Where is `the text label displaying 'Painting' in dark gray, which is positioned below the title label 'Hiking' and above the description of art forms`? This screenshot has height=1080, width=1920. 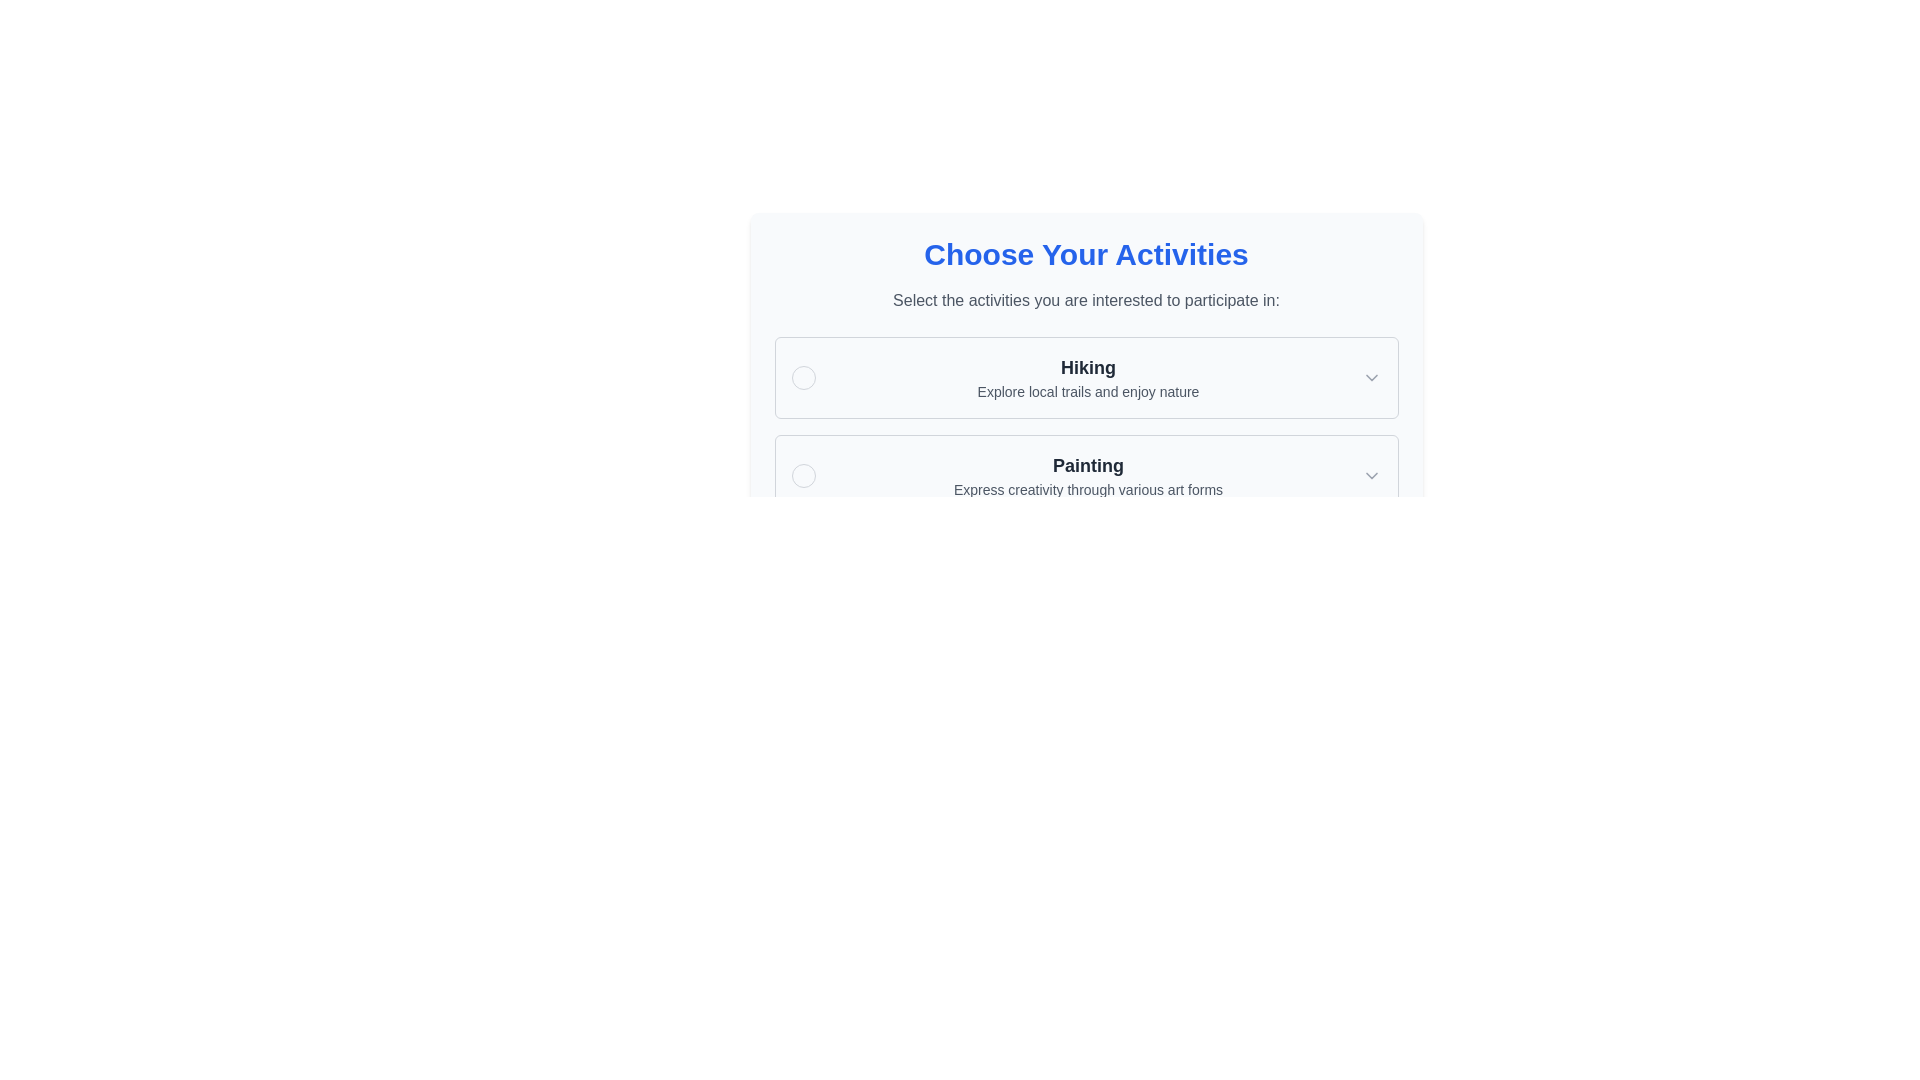 the text label displaying 'Painting' in dark gray, which is positioned below the title label 'Hiking' and above the description of art forms is located at coordinates (1087, 466).